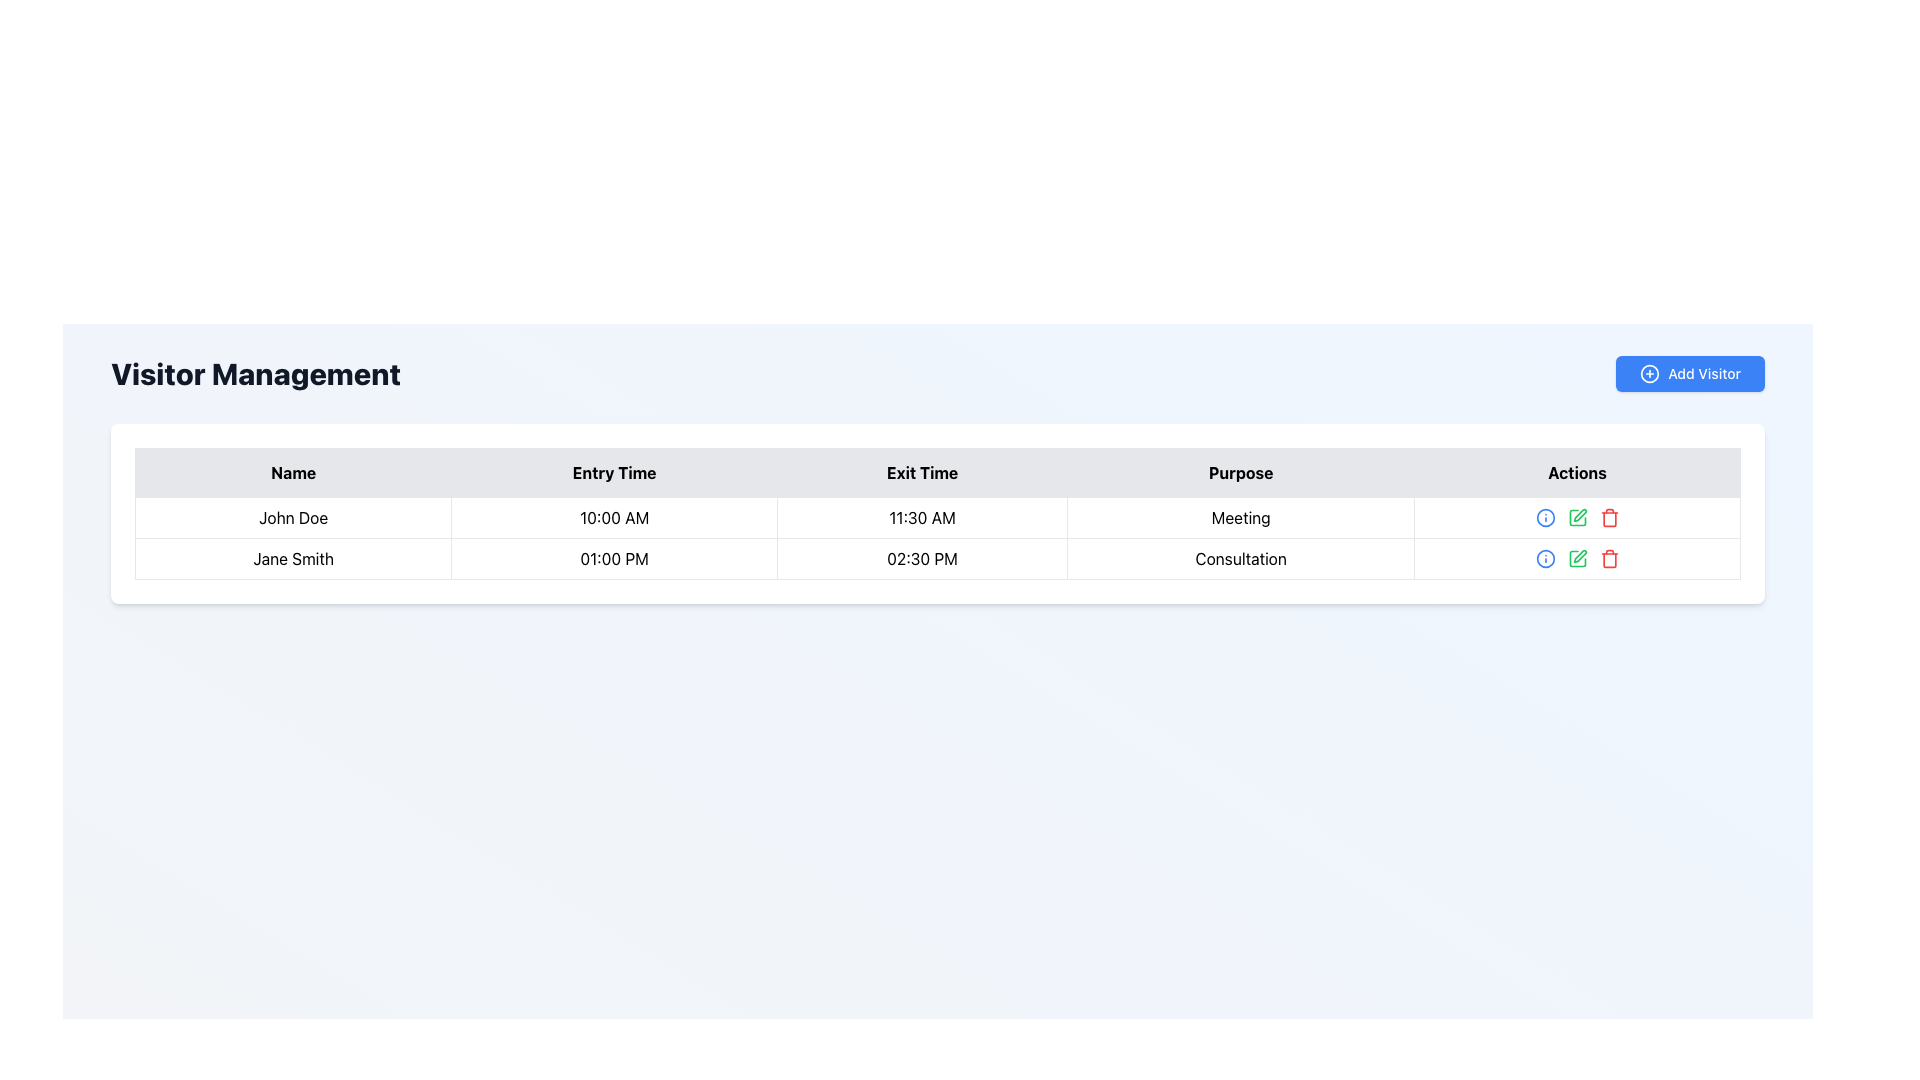 This screenshot has width=1920, height=1080. What do you see at coordinates (1576, 559) in the screenshot?
I see `the edit button in the 'Actions' column of the second row of the table to initiate editing, located between a blue info icon and a red trash can icon` at bounding box center [1576, 559].